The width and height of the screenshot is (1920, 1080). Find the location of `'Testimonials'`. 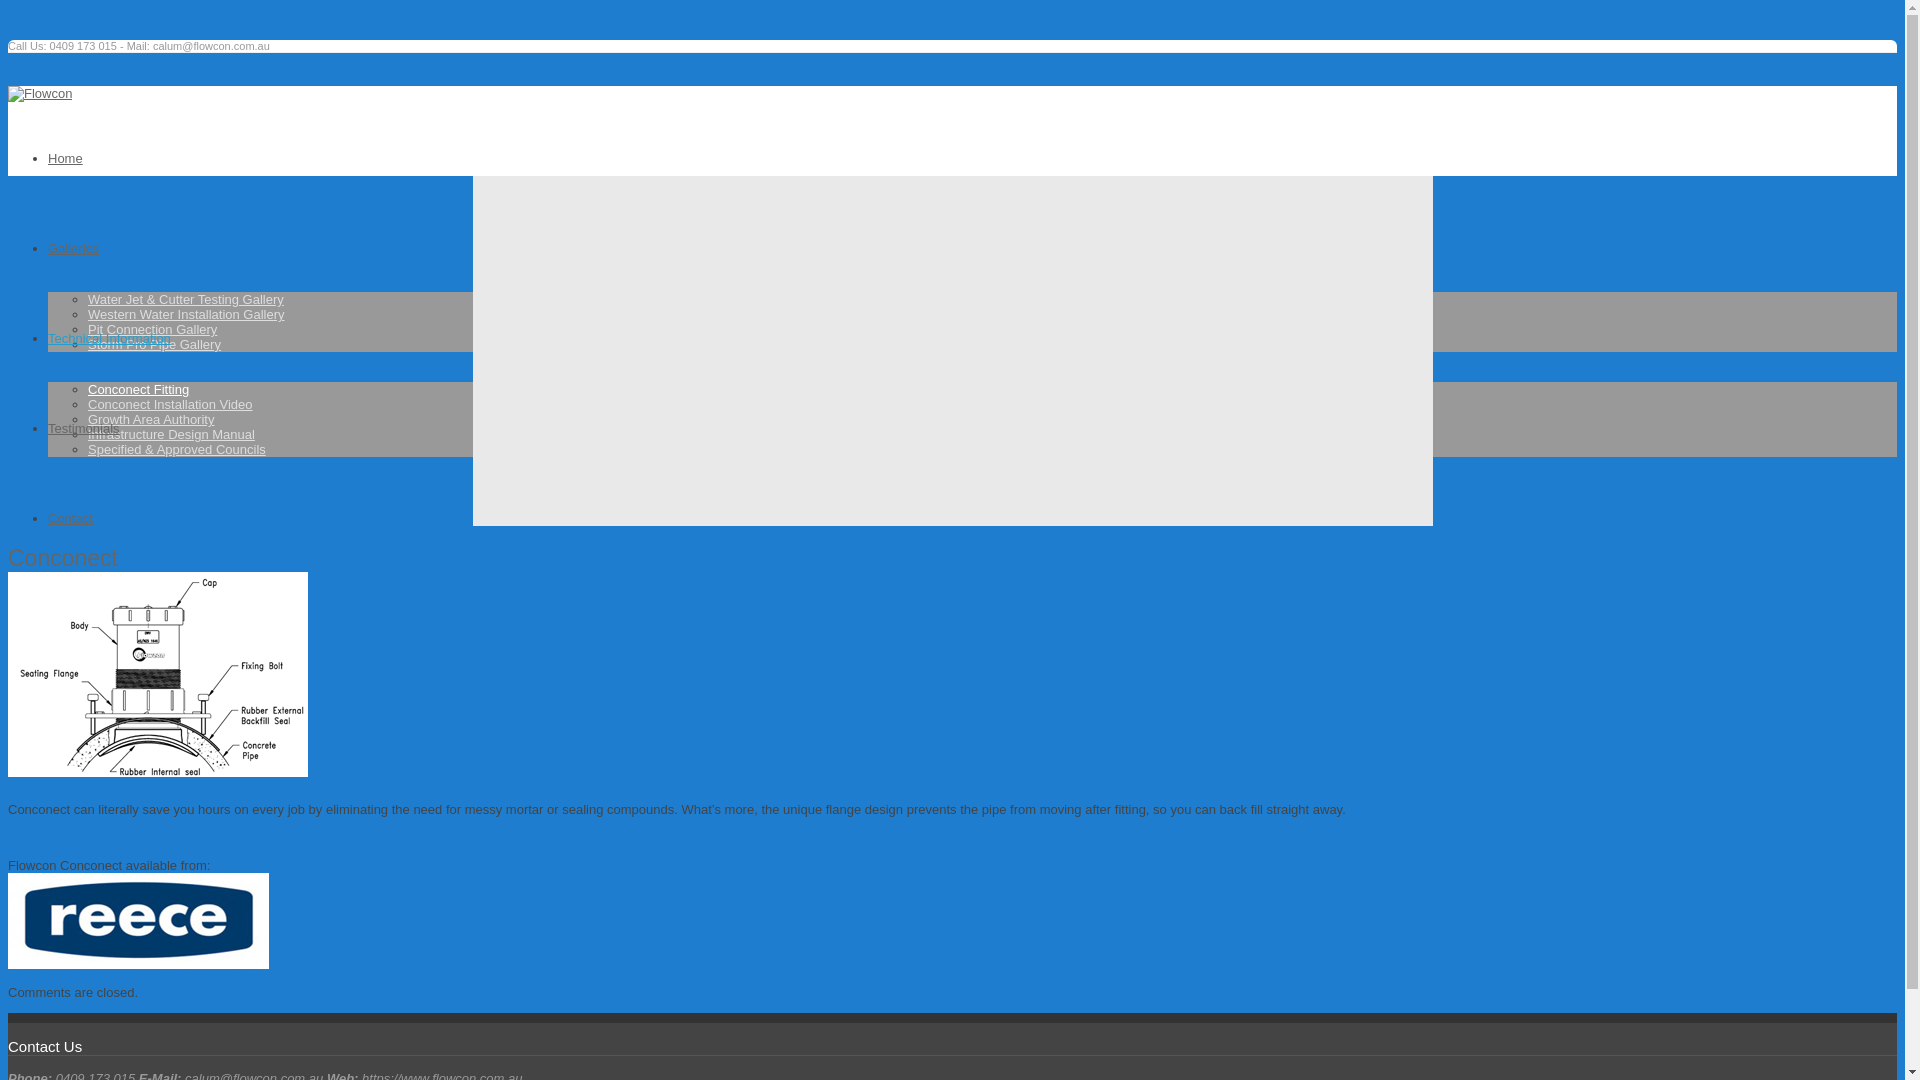

'Testimonials' is located at coordinates (82, 427).